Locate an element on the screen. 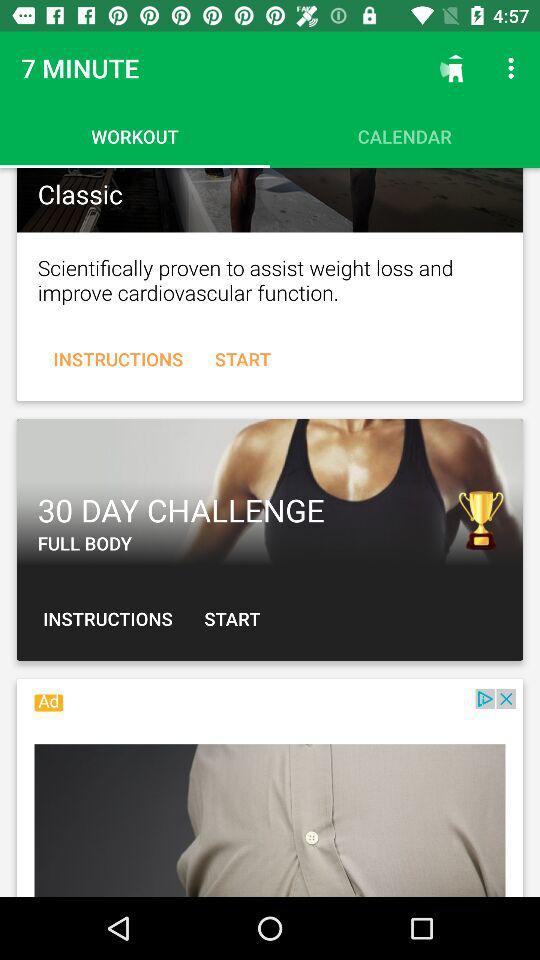 This screenshot has height=960, width=540. challenge is located at coordinates (270, 491).